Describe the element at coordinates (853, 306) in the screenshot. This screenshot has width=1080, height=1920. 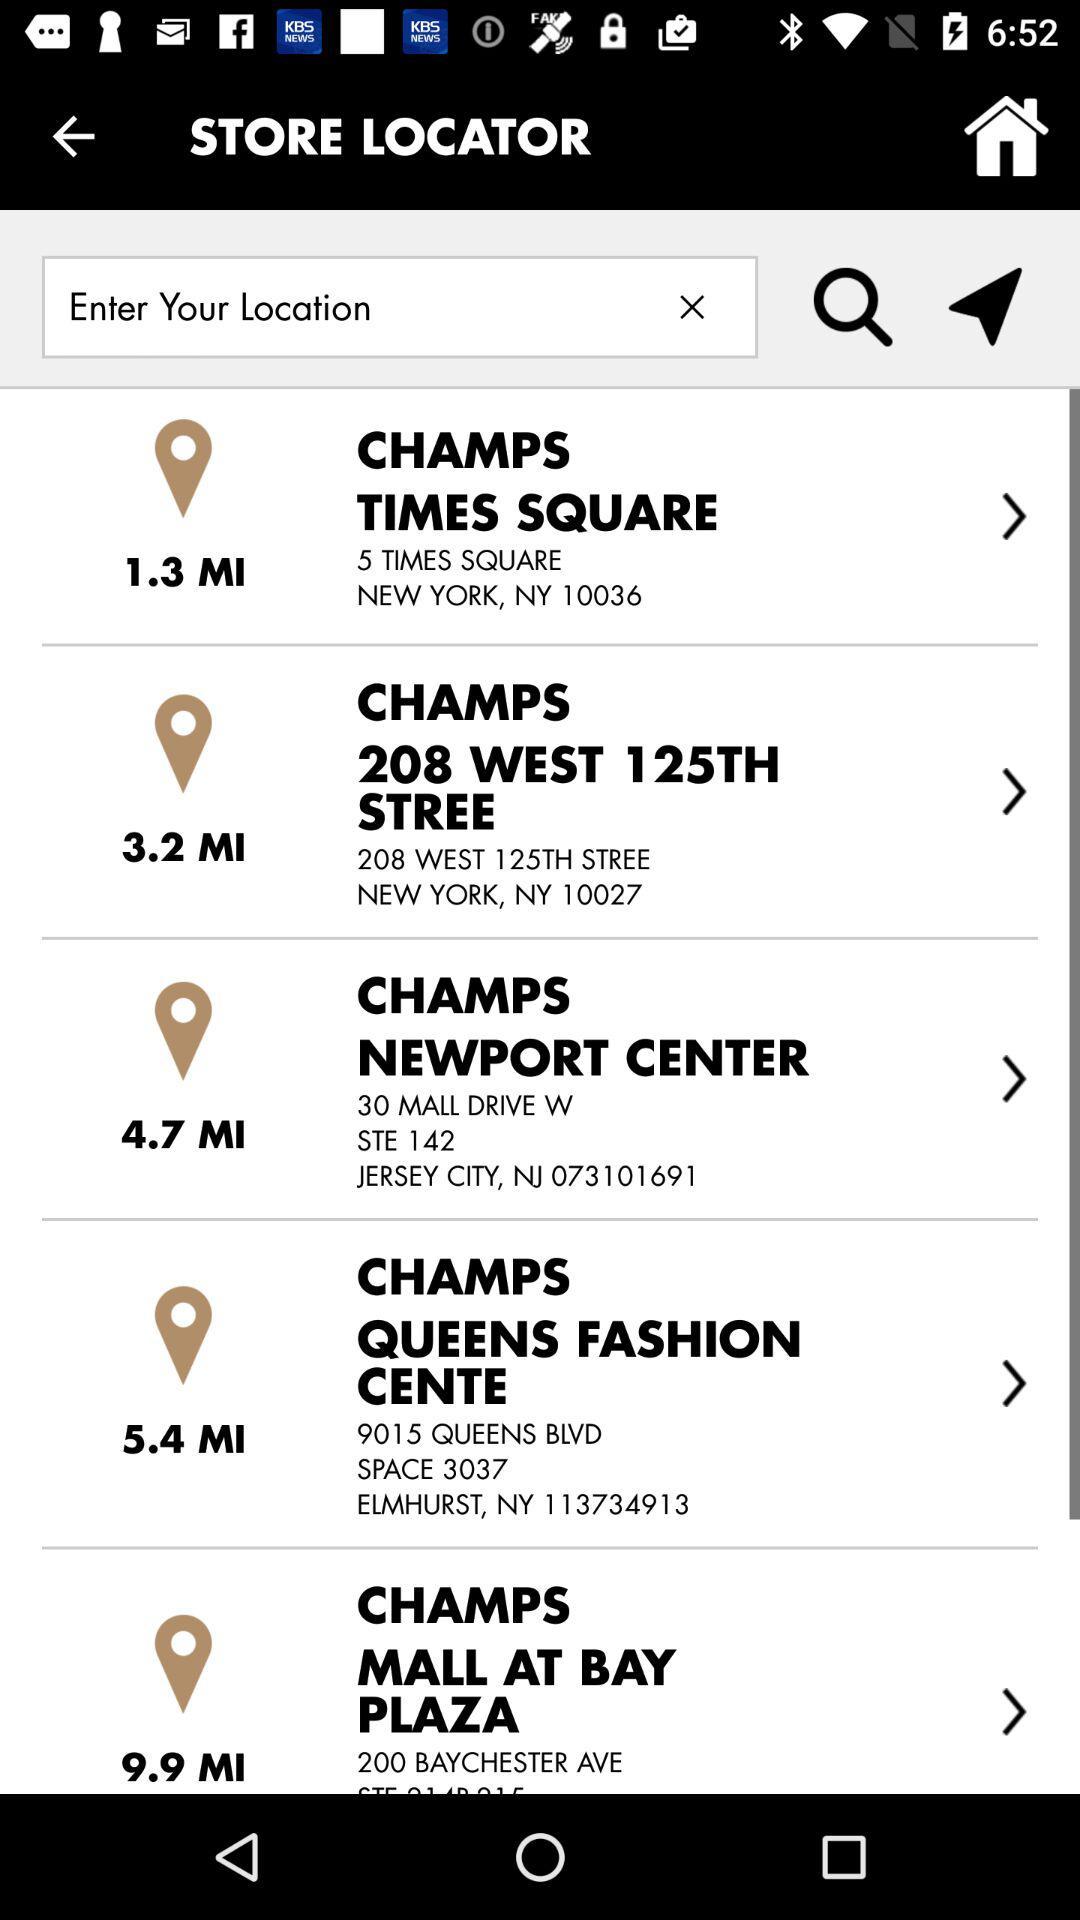
I see `the search icon` at that location.